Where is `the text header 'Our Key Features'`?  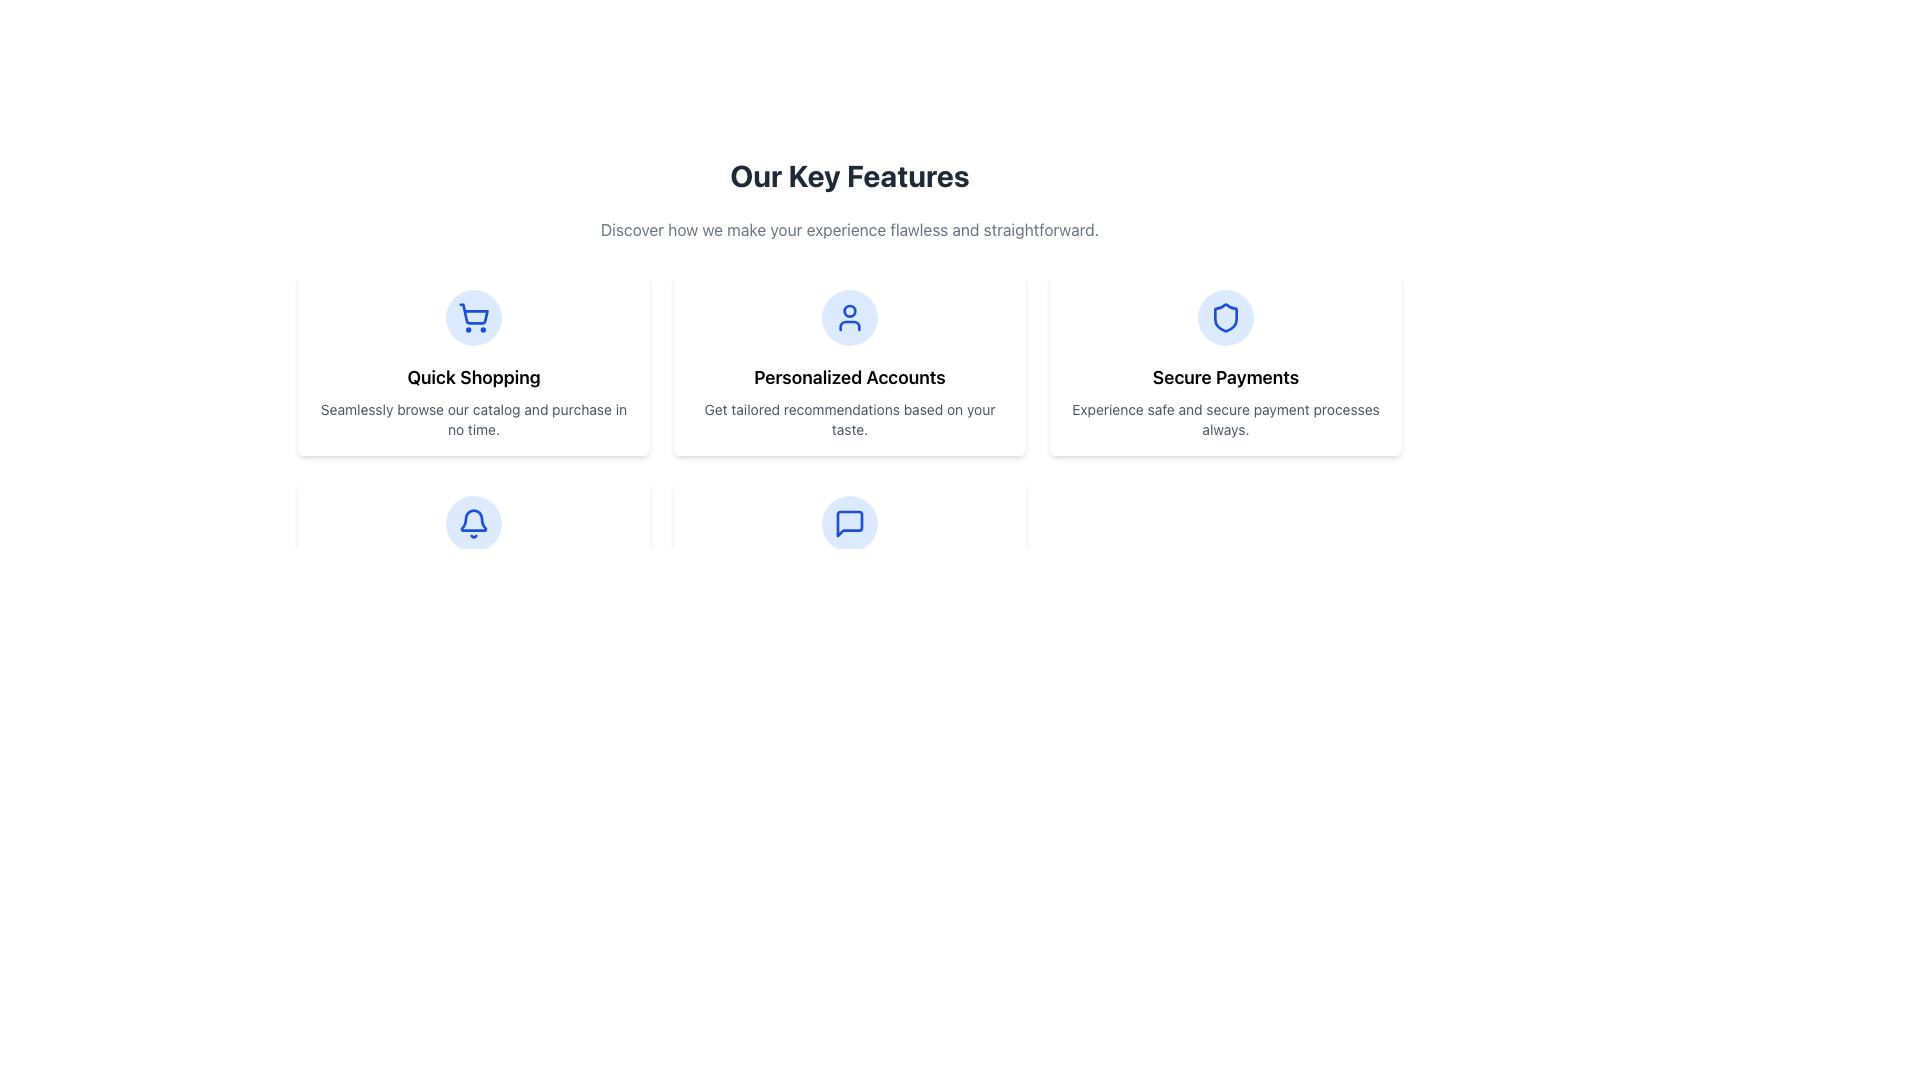 the text header 'Our Key Features' is located at coordinates (849, 175).